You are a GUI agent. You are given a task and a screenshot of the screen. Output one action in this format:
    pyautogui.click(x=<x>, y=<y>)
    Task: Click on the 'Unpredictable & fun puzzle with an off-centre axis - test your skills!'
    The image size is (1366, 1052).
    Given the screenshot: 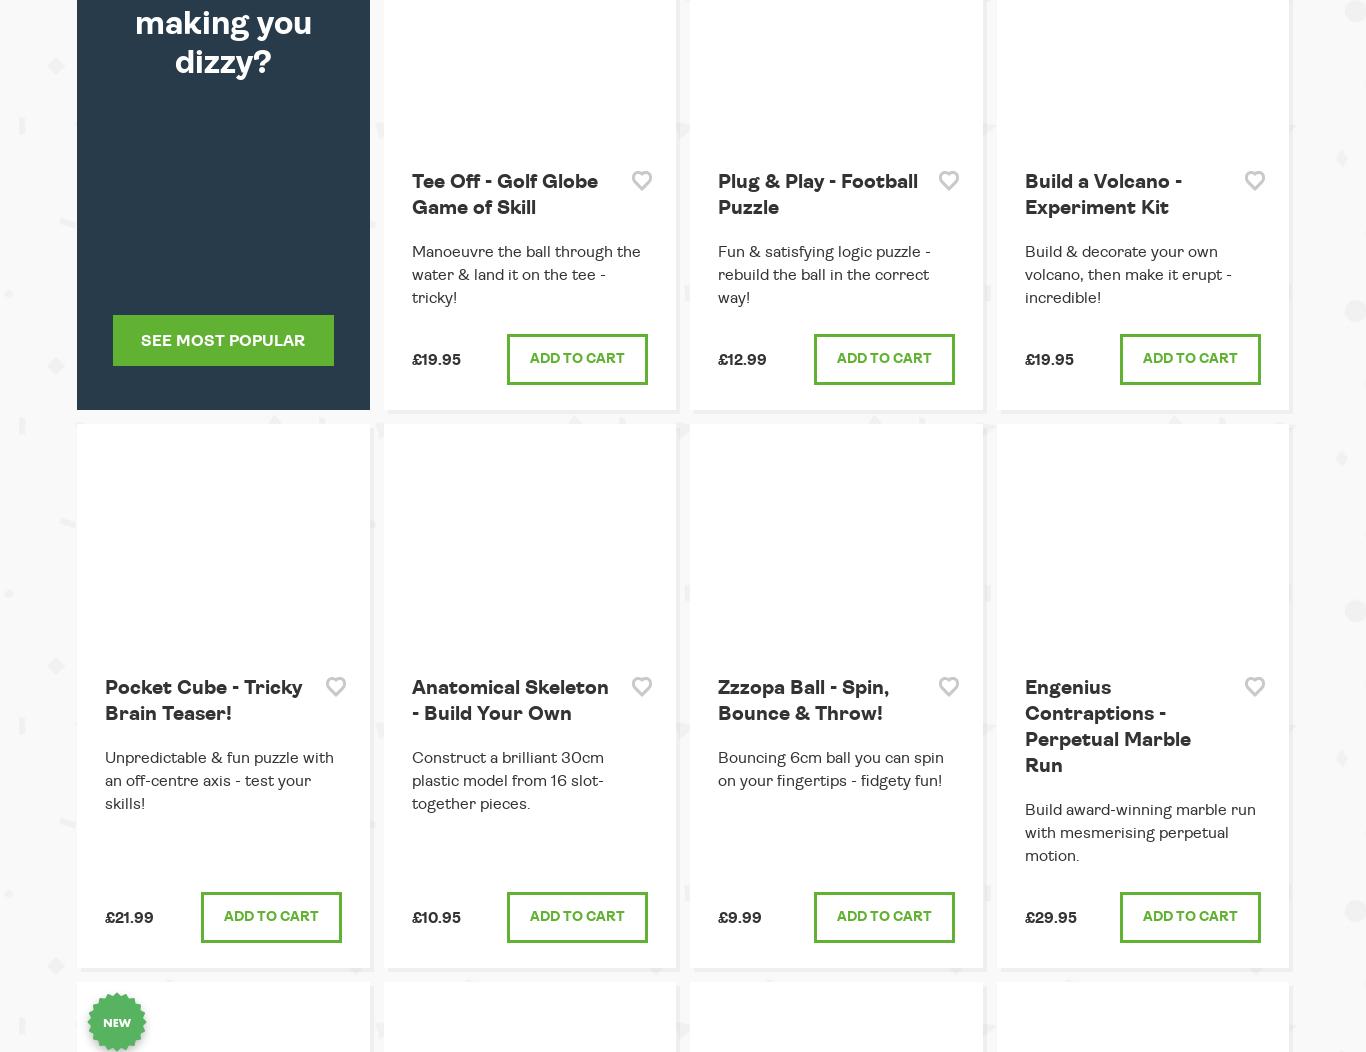 What is the action you would take?
    pyautogui.click(x=218, y=780)
    